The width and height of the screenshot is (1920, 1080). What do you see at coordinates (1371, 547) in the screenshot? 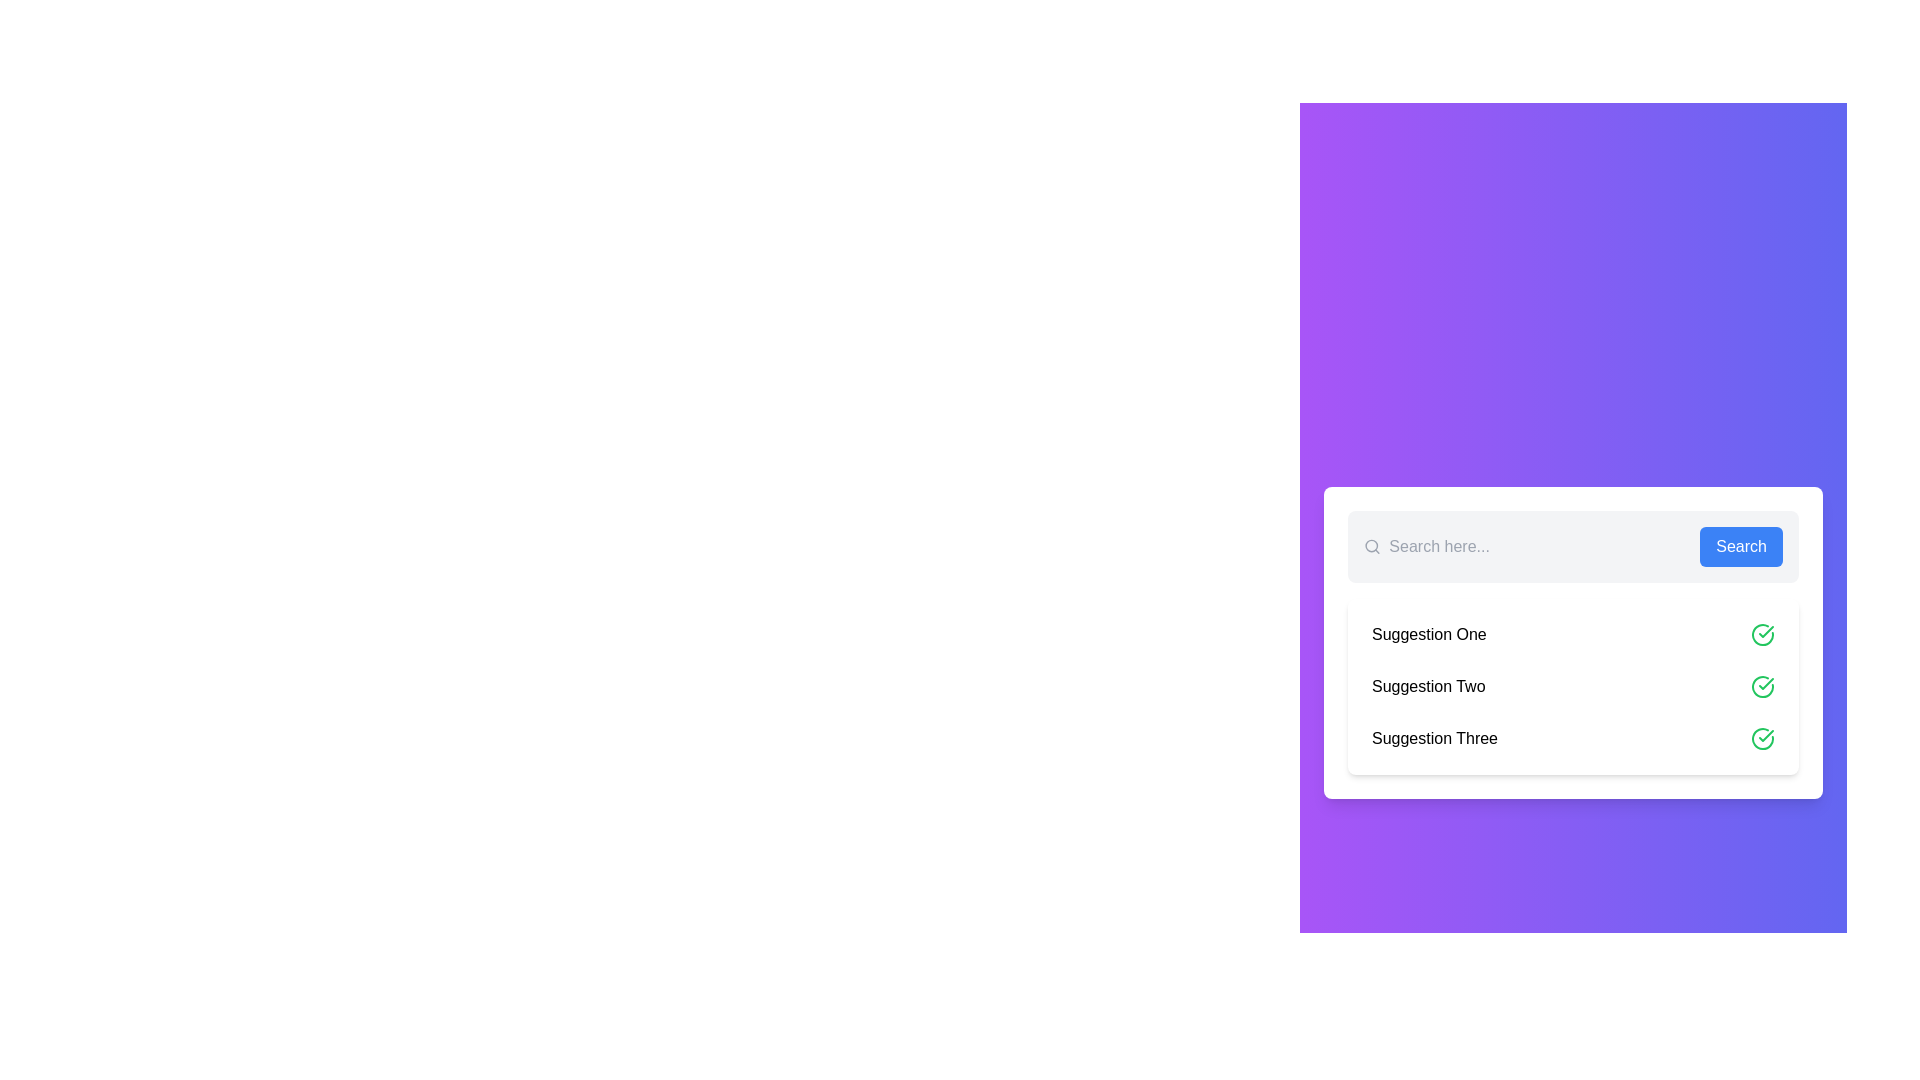
I see `the magnifying glass icon located inside the search bar, which is positioned on the left side of the input field for entering search terms` at bounding box center [1371, 547].